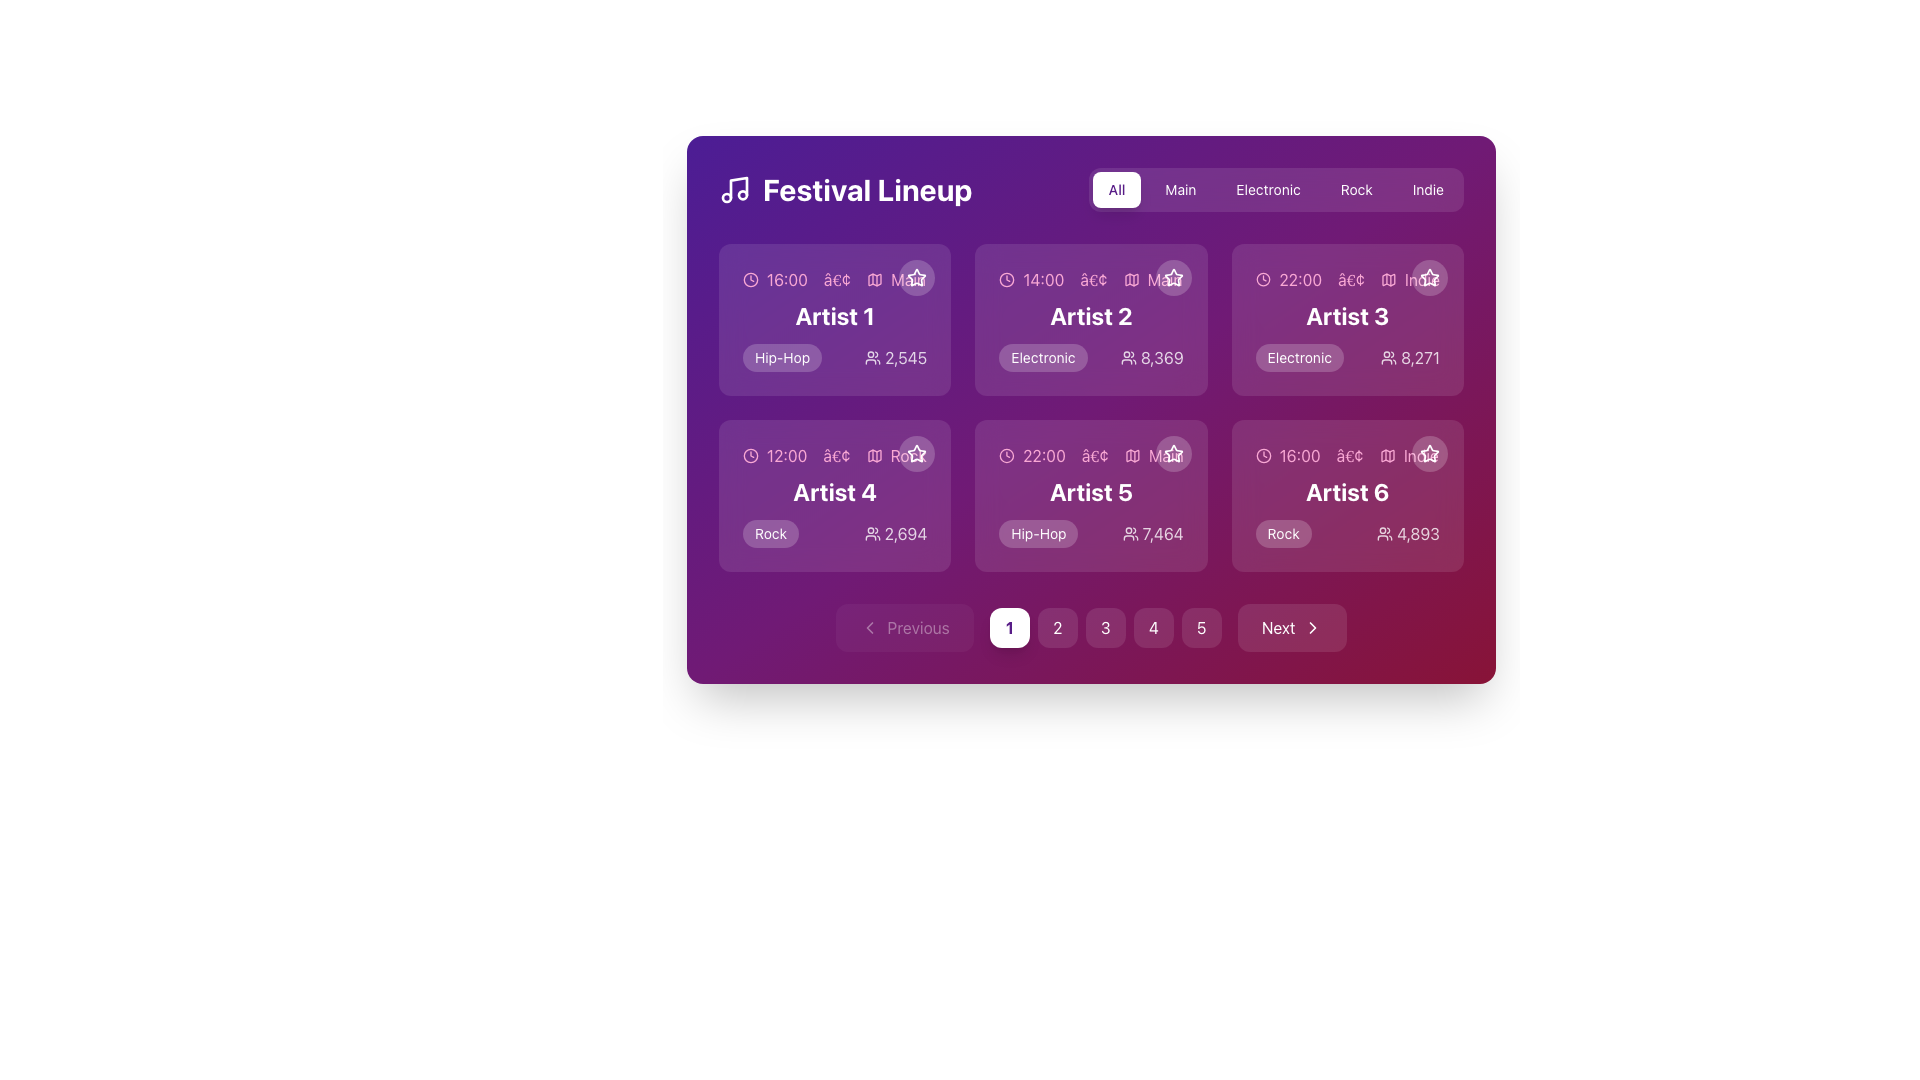 The height and width of the screenshot is (1080, 1920). I want to click on the favorite toggle button for 'Artist 3' located in the top-right corner of the card, so click(1429, 277).